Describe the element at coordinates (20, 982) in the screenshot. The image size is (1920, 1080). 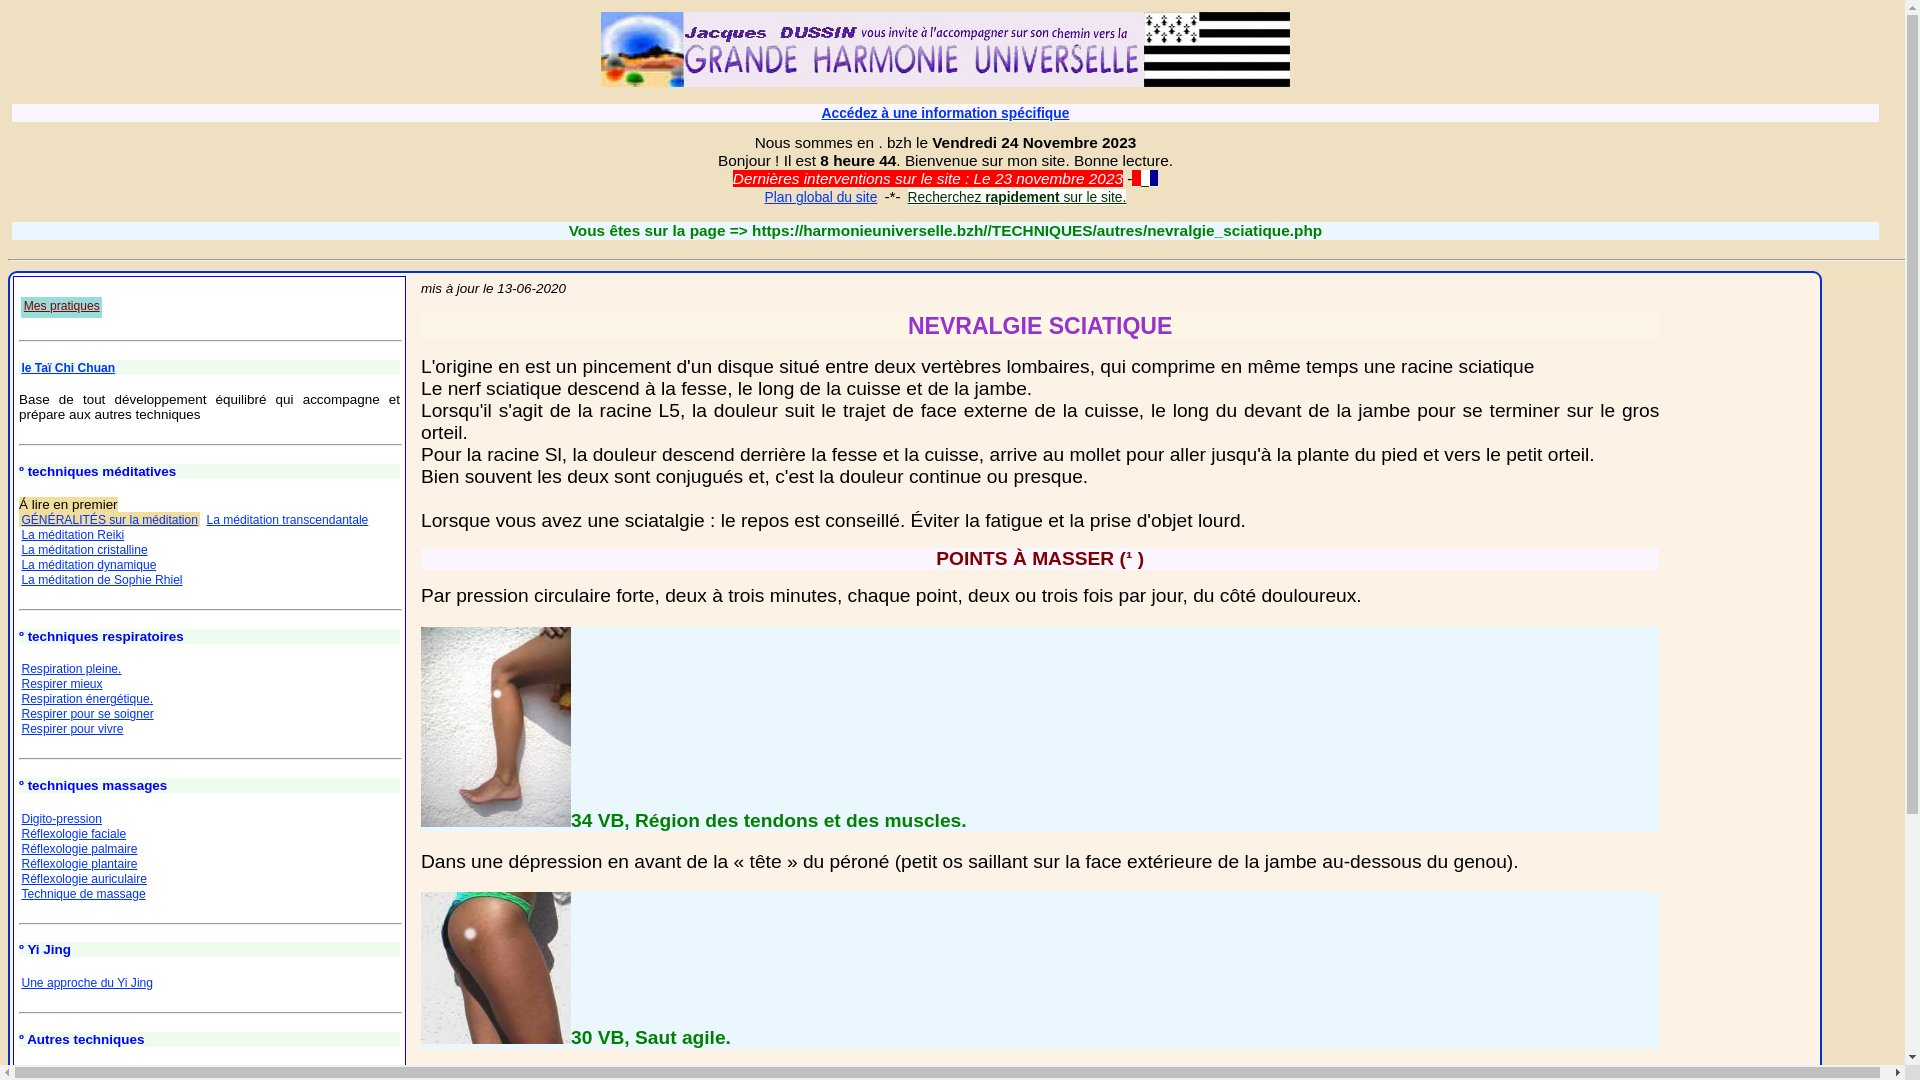
I see `'Une approche du Yi Jing'` at that location.